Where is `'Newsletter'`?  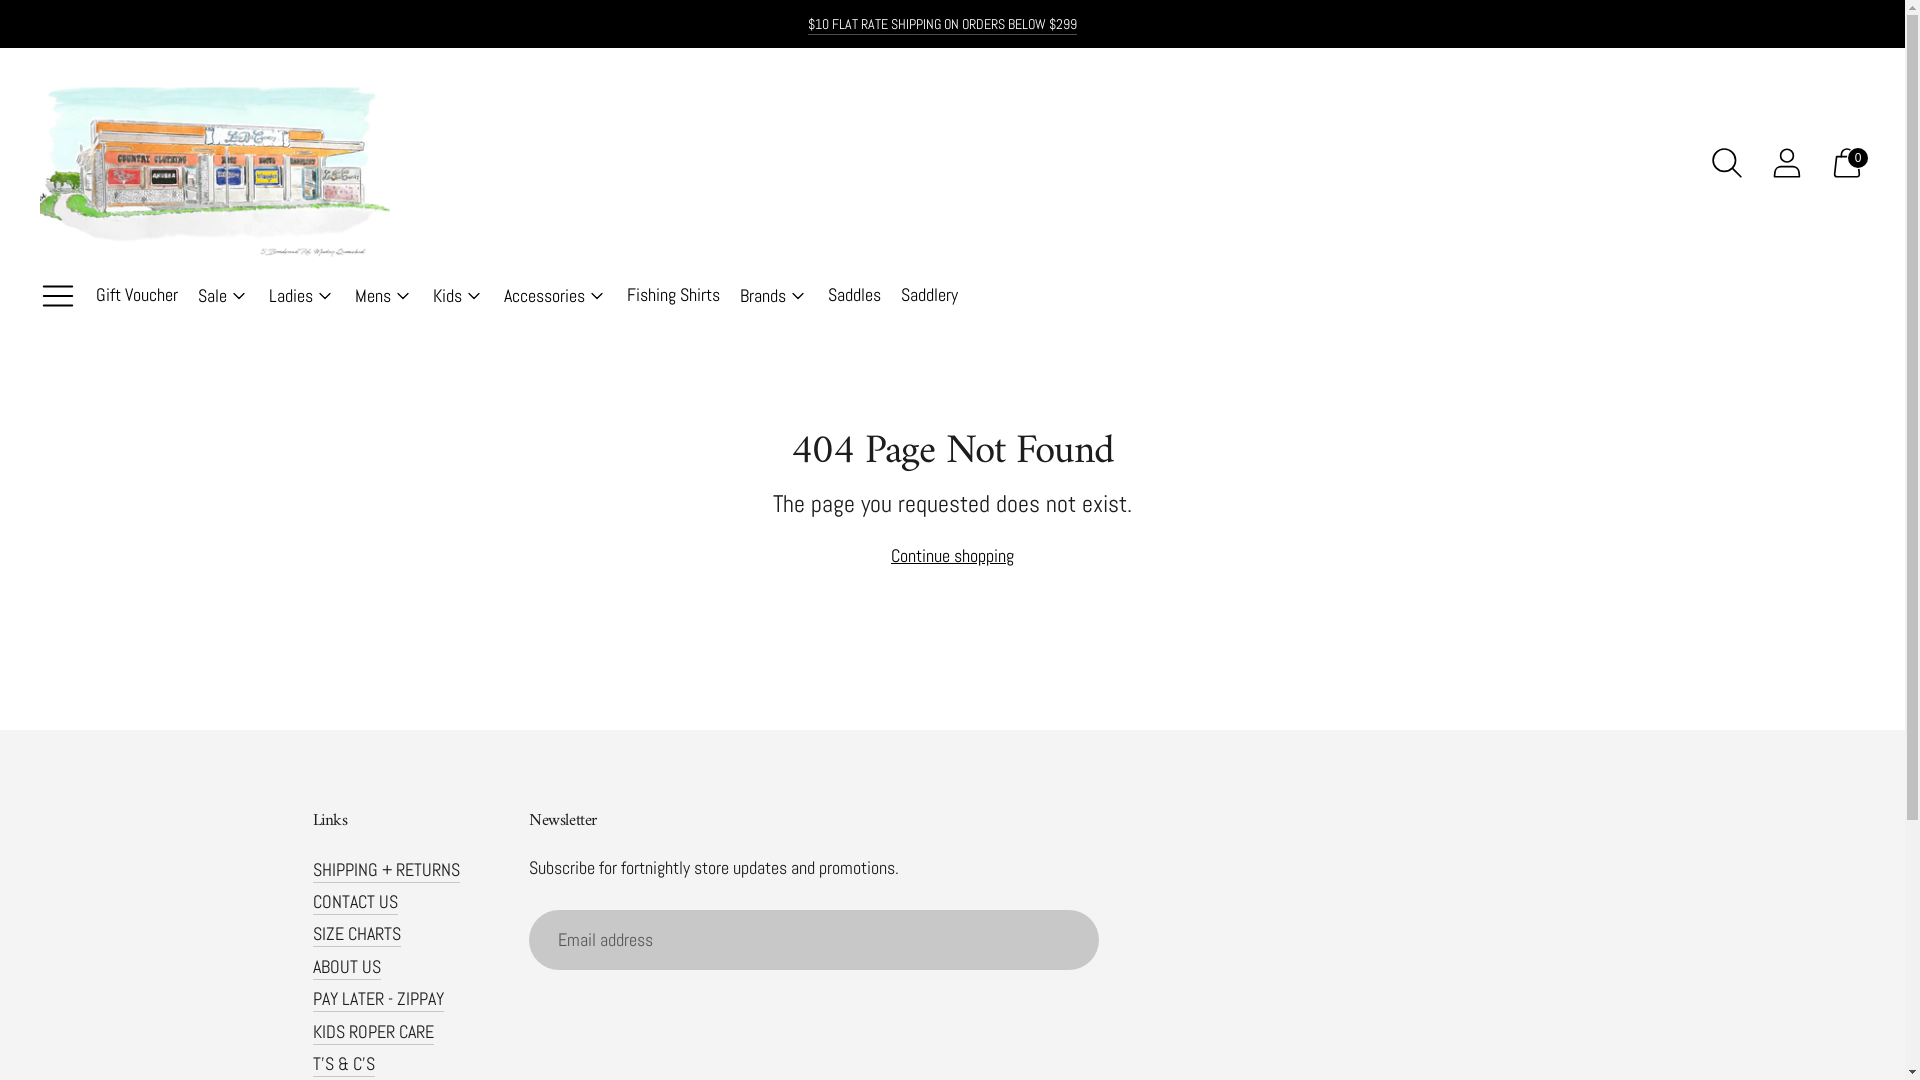 'Newsletter' is located at coordinates (844, 821).